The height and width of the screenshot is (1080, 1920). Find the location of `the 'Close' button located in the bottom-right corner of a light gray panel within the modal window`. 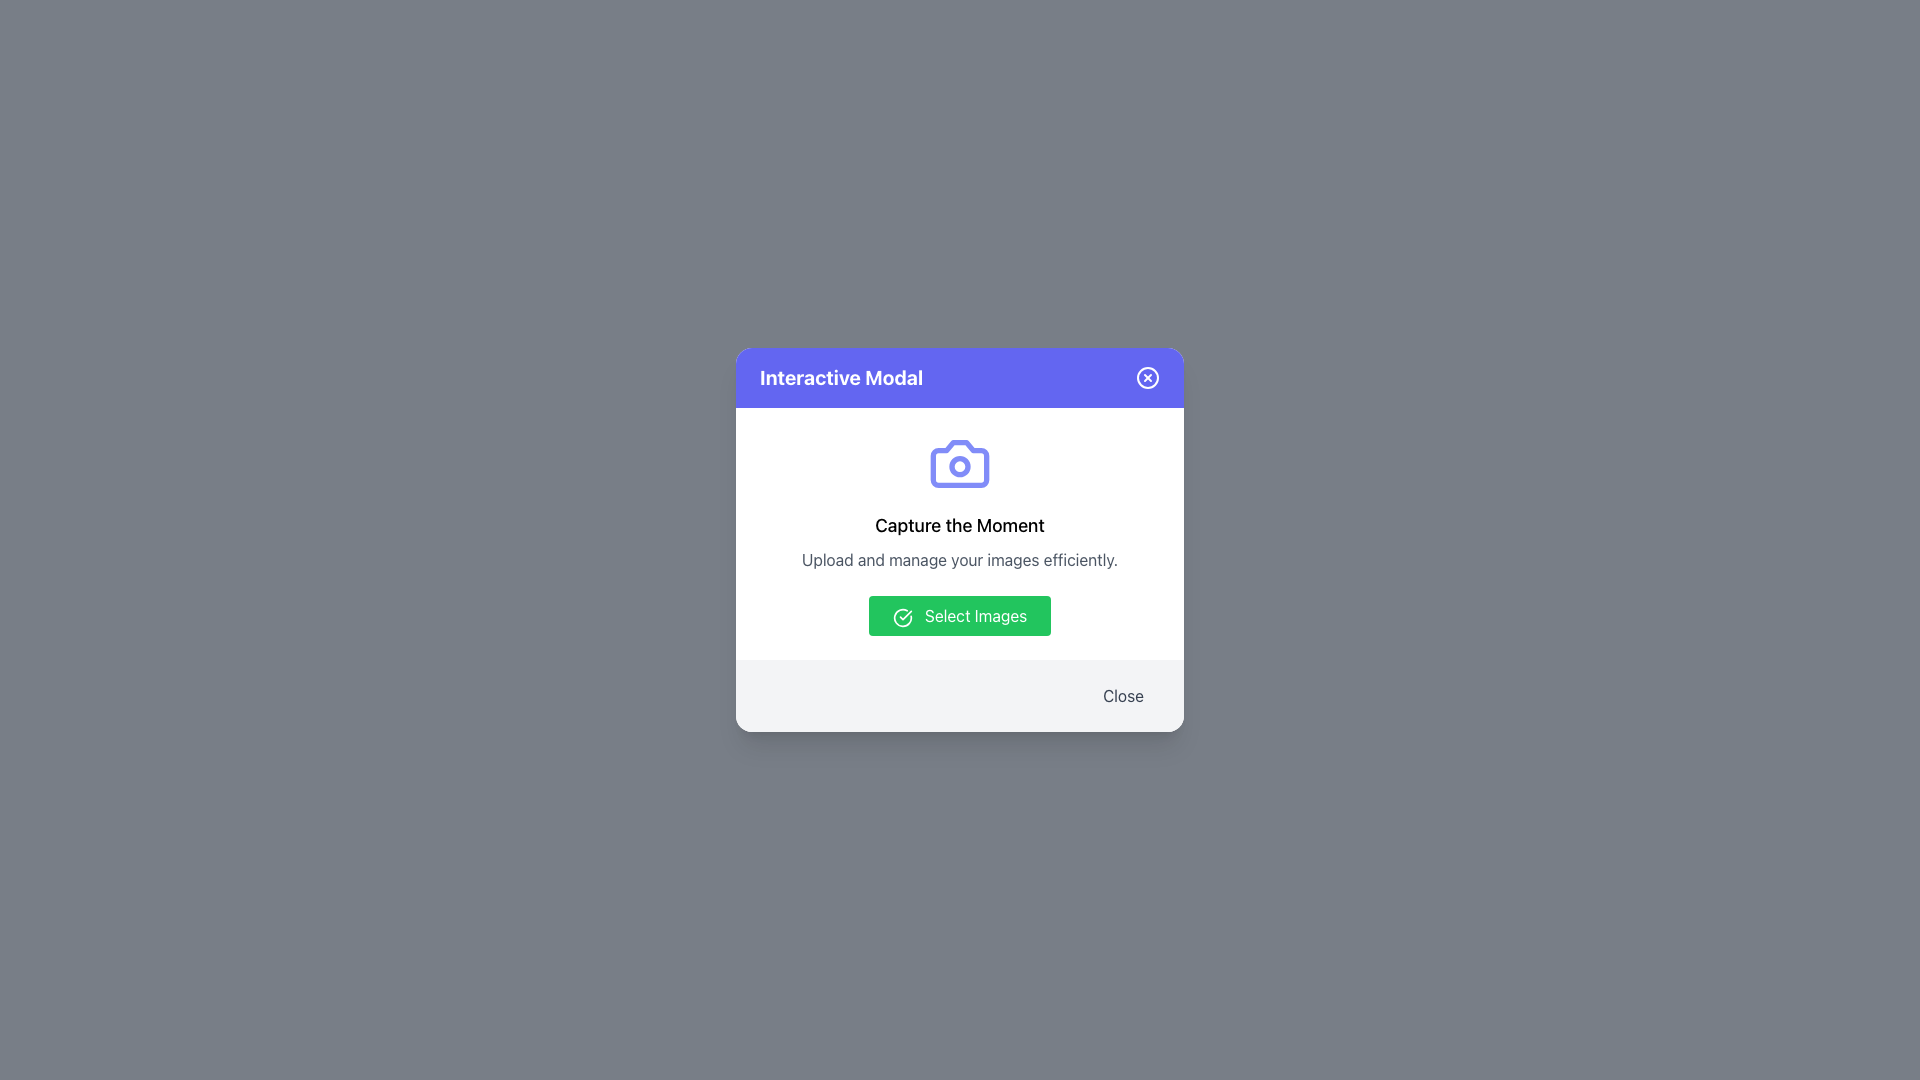

the 'Close' button located in the bottom-right corner of a light gray panel within the modal window is located at coordinates (1123, 694).